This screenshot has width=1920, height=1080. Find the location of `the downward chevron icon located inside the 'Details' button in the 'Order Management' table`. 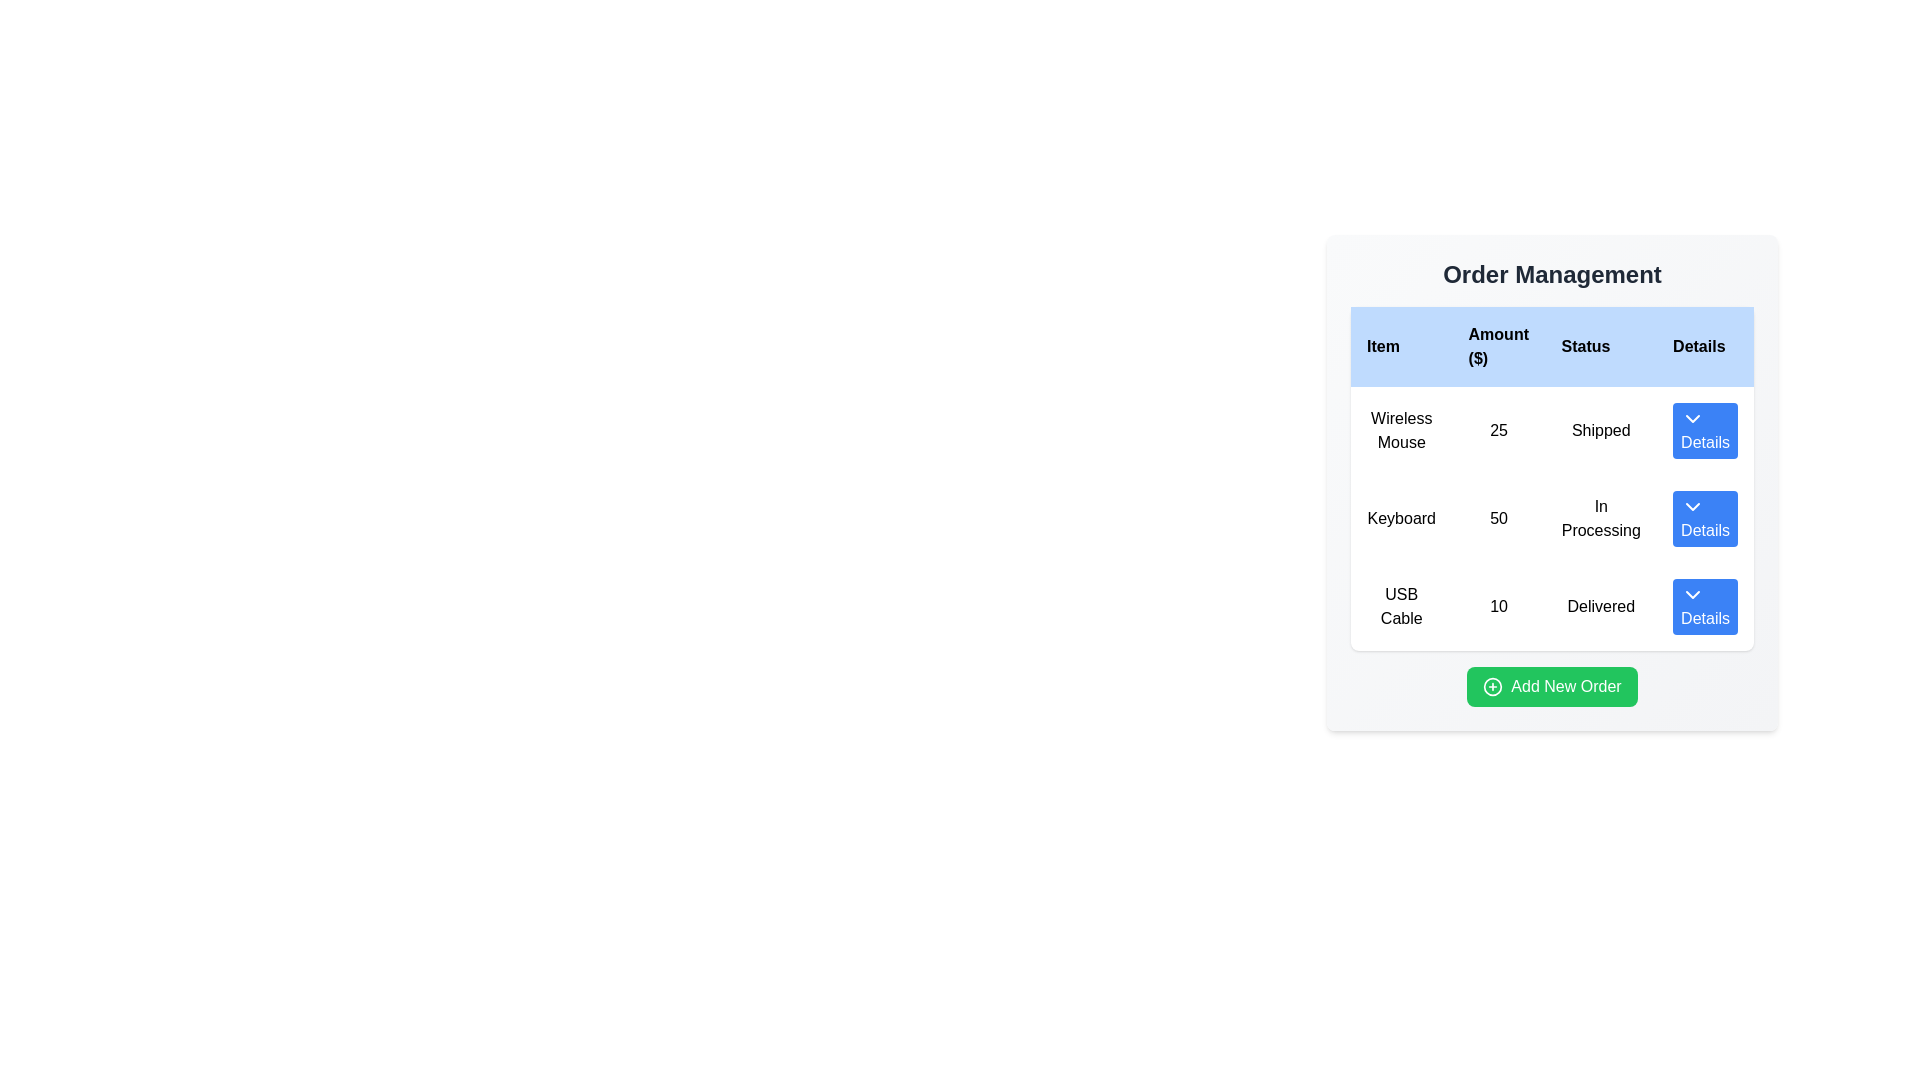

the downward chevron icon located inside the 'Details' button in the 'Order Management' table is located at coordinates (1692, 505).